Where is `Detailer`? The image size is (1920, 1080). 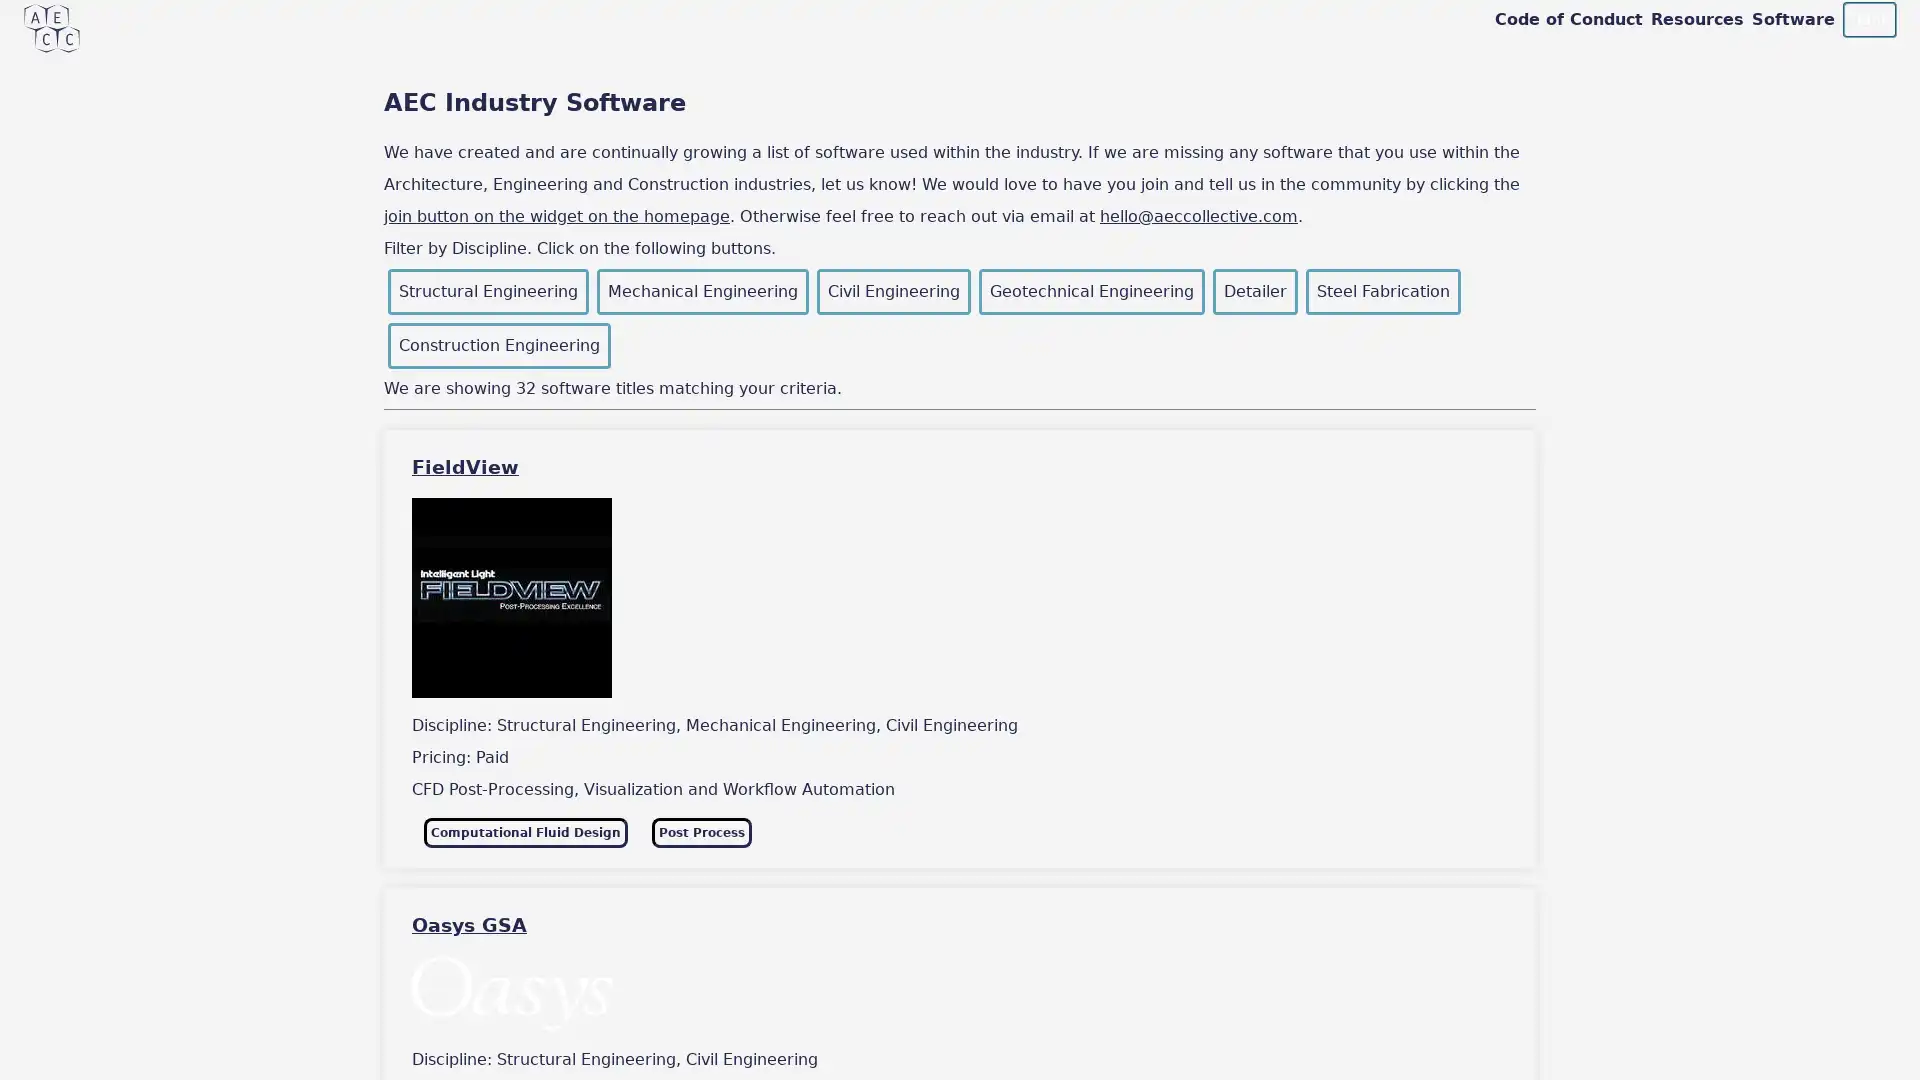 Detailer is located at coordinates (1254, 292).